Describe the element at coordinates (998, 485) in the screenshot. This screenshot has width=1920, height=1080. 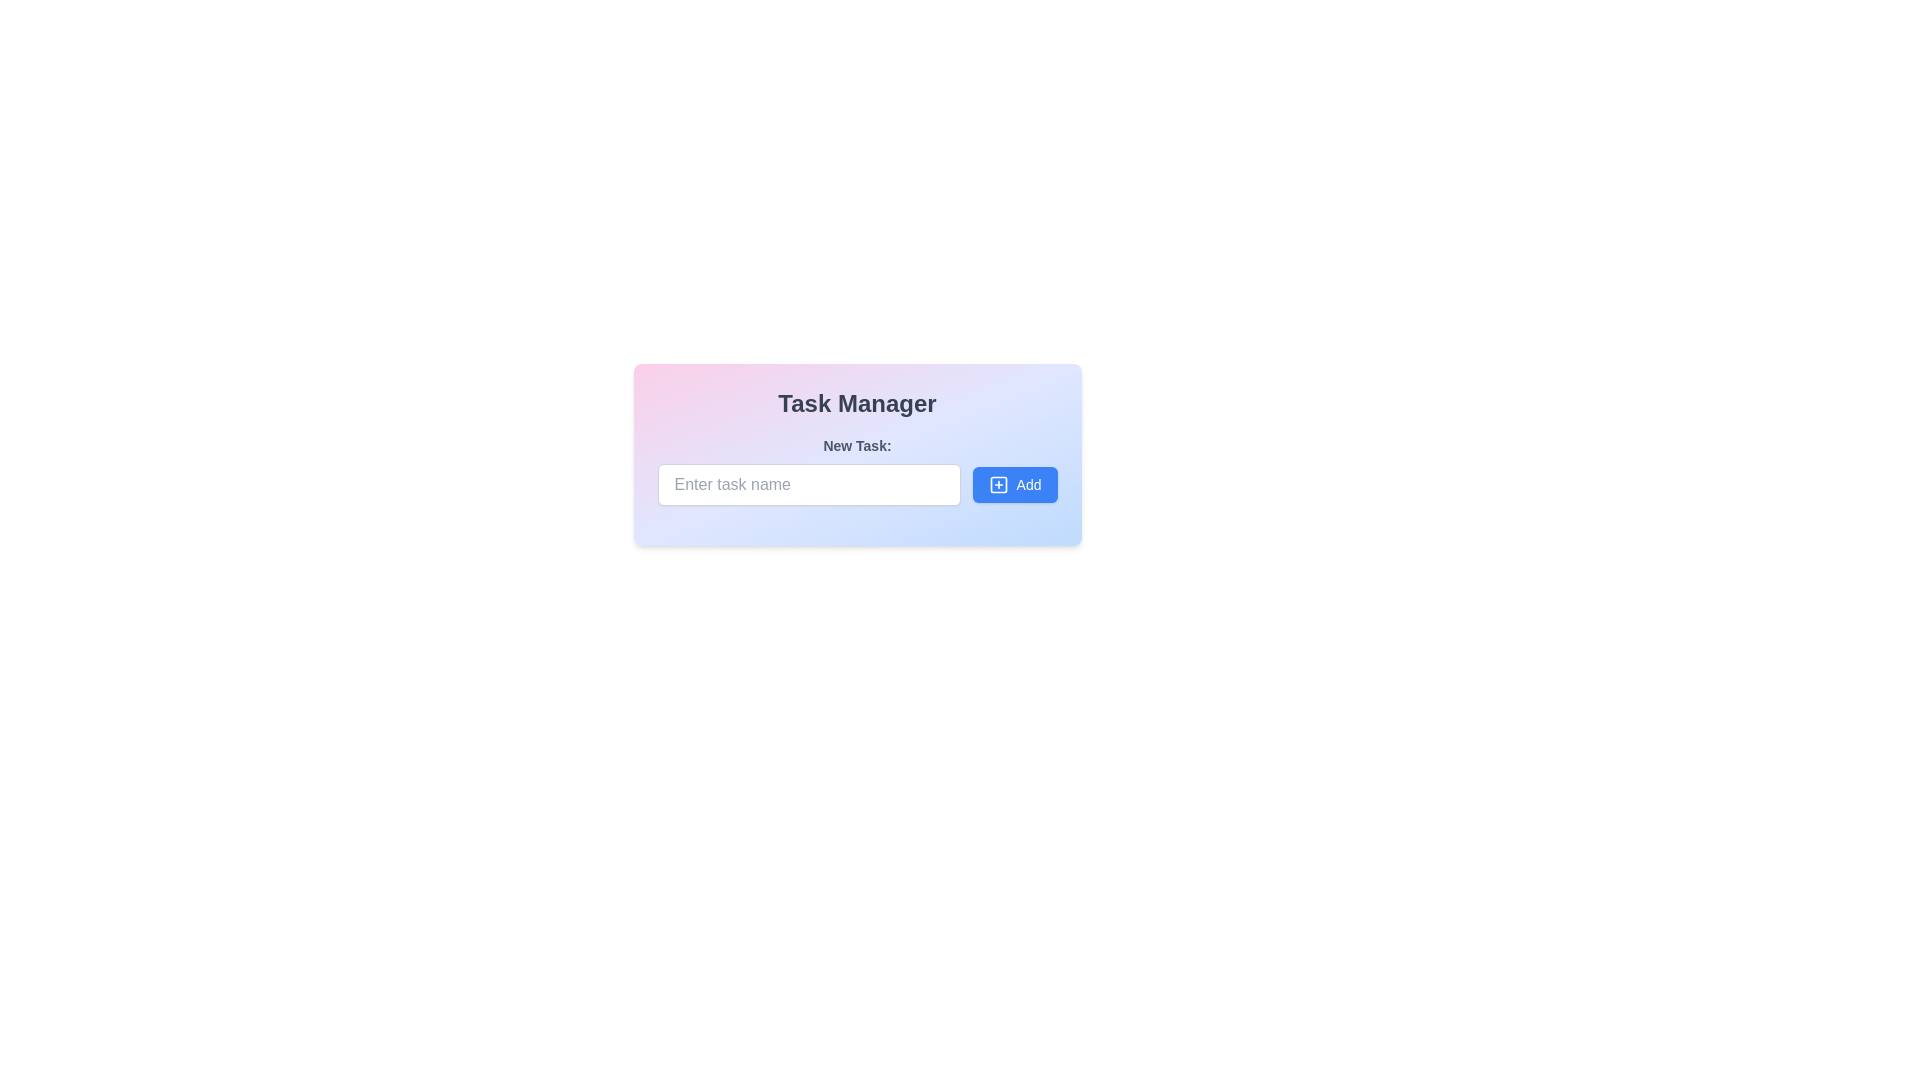
I see `the icon located inside the 'Add' button in the task manager interface` at that location.